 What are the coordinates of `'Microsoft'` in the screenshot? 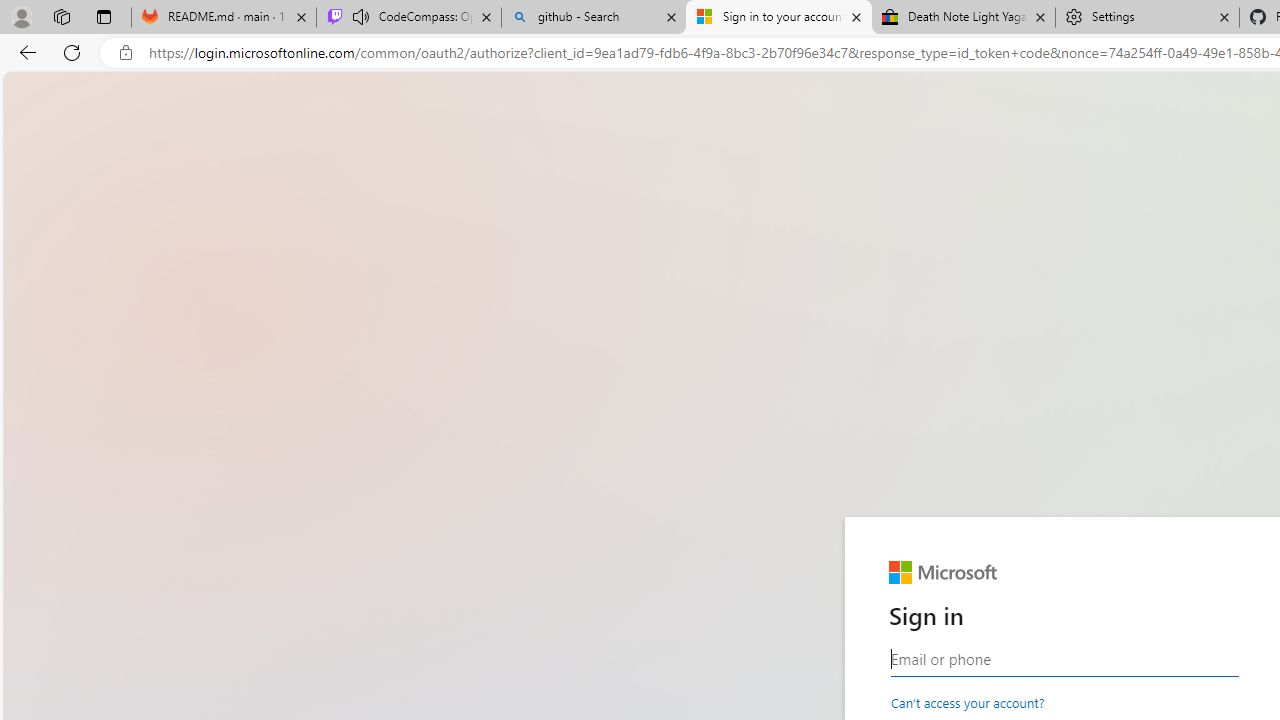 It's located at (942, 573).